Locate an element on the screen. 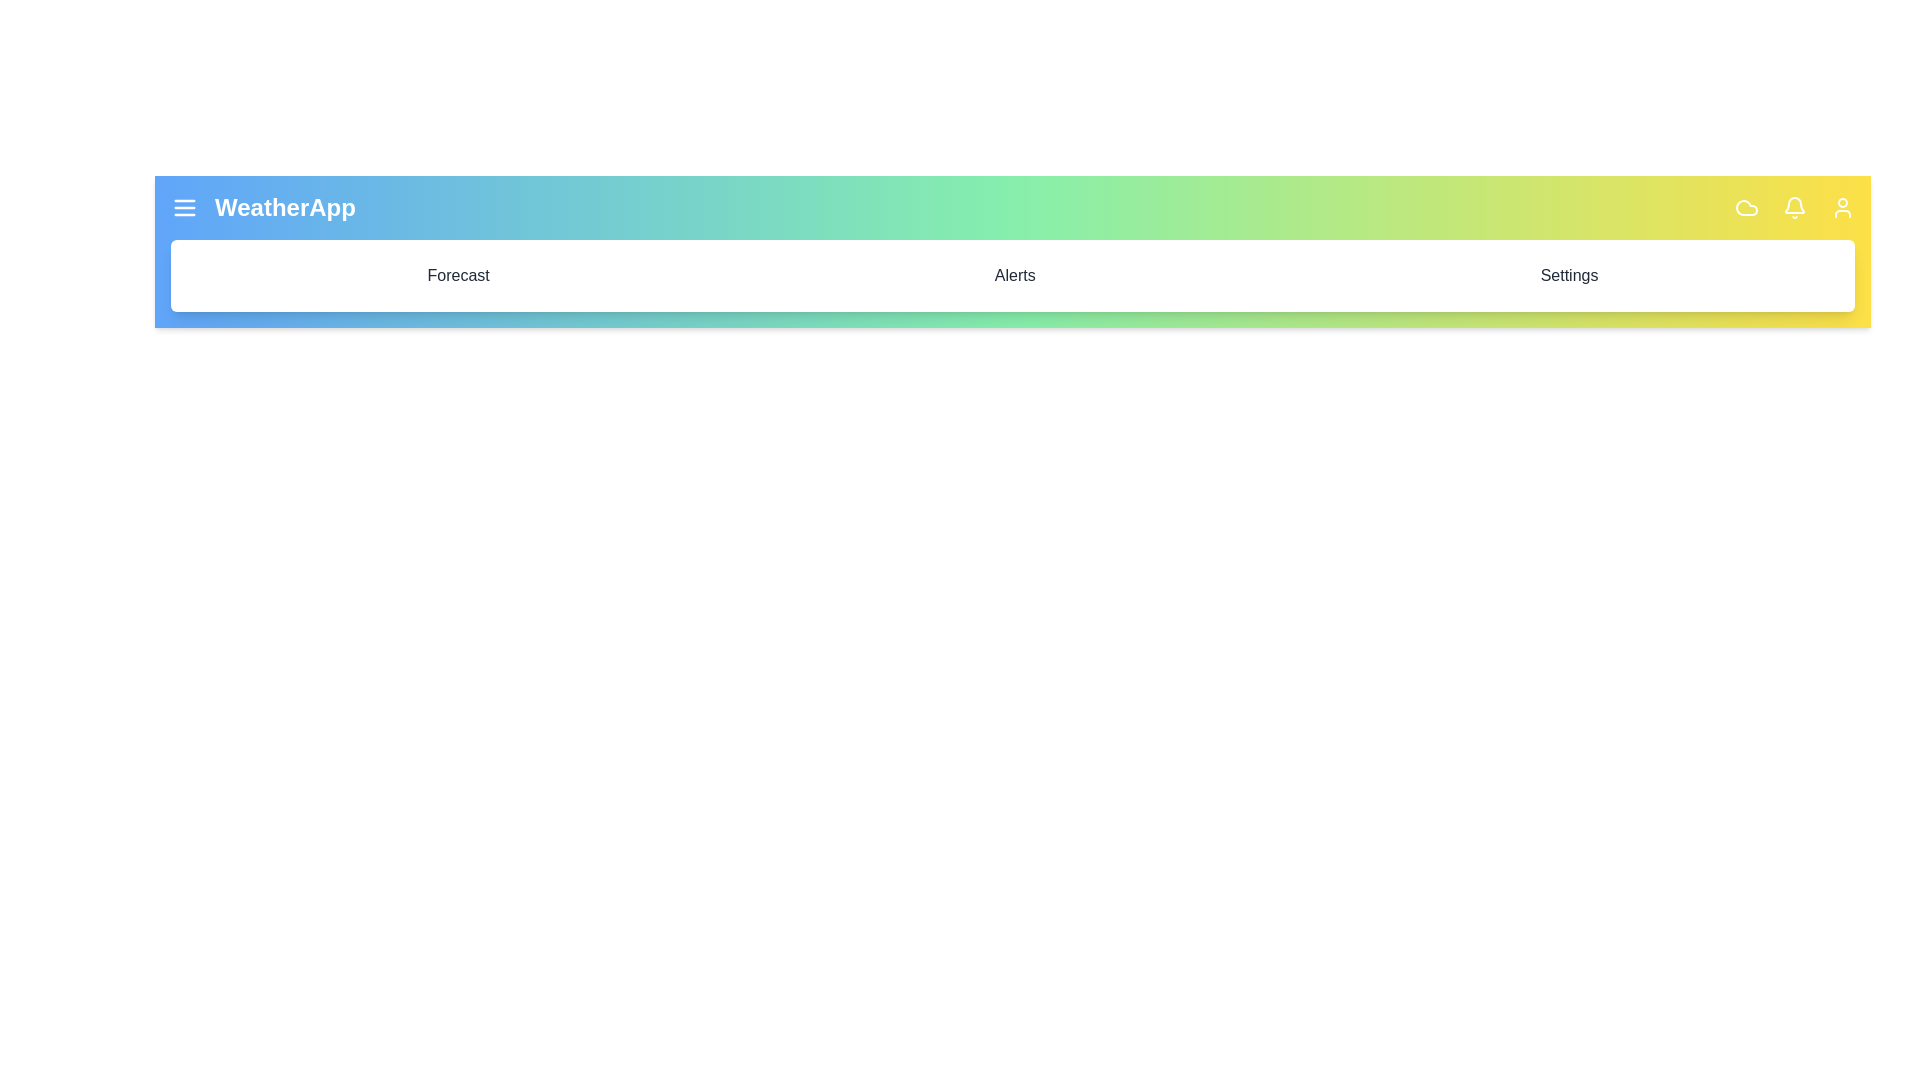  the 'Forecast' menu item is located at coordinates (457, 276).